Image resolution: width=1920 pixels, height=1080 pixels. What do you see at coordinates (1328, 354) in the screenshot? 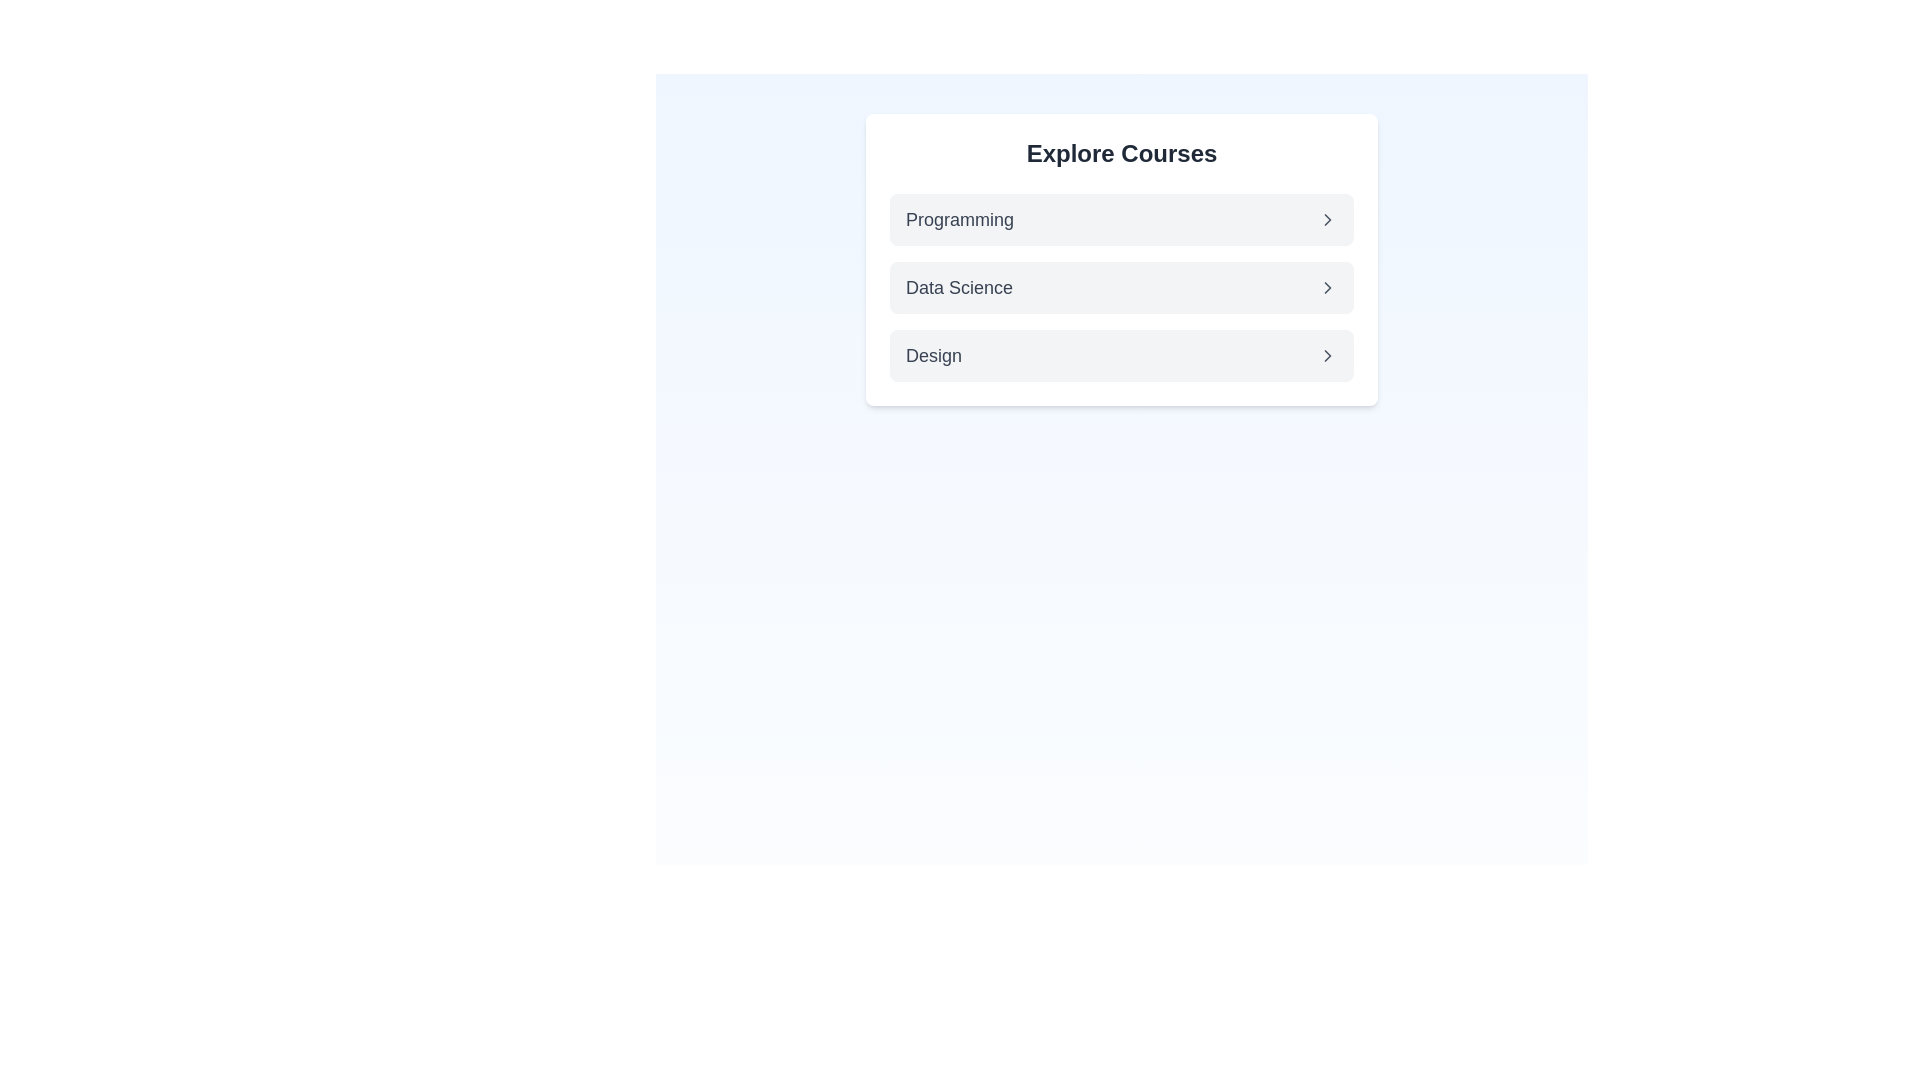
I see `the right-pointing chevron icon located next to the 'Design' option in the menu interface, which is the third in a vertical sequence of similar icons` at bounding box center [1328, 354].